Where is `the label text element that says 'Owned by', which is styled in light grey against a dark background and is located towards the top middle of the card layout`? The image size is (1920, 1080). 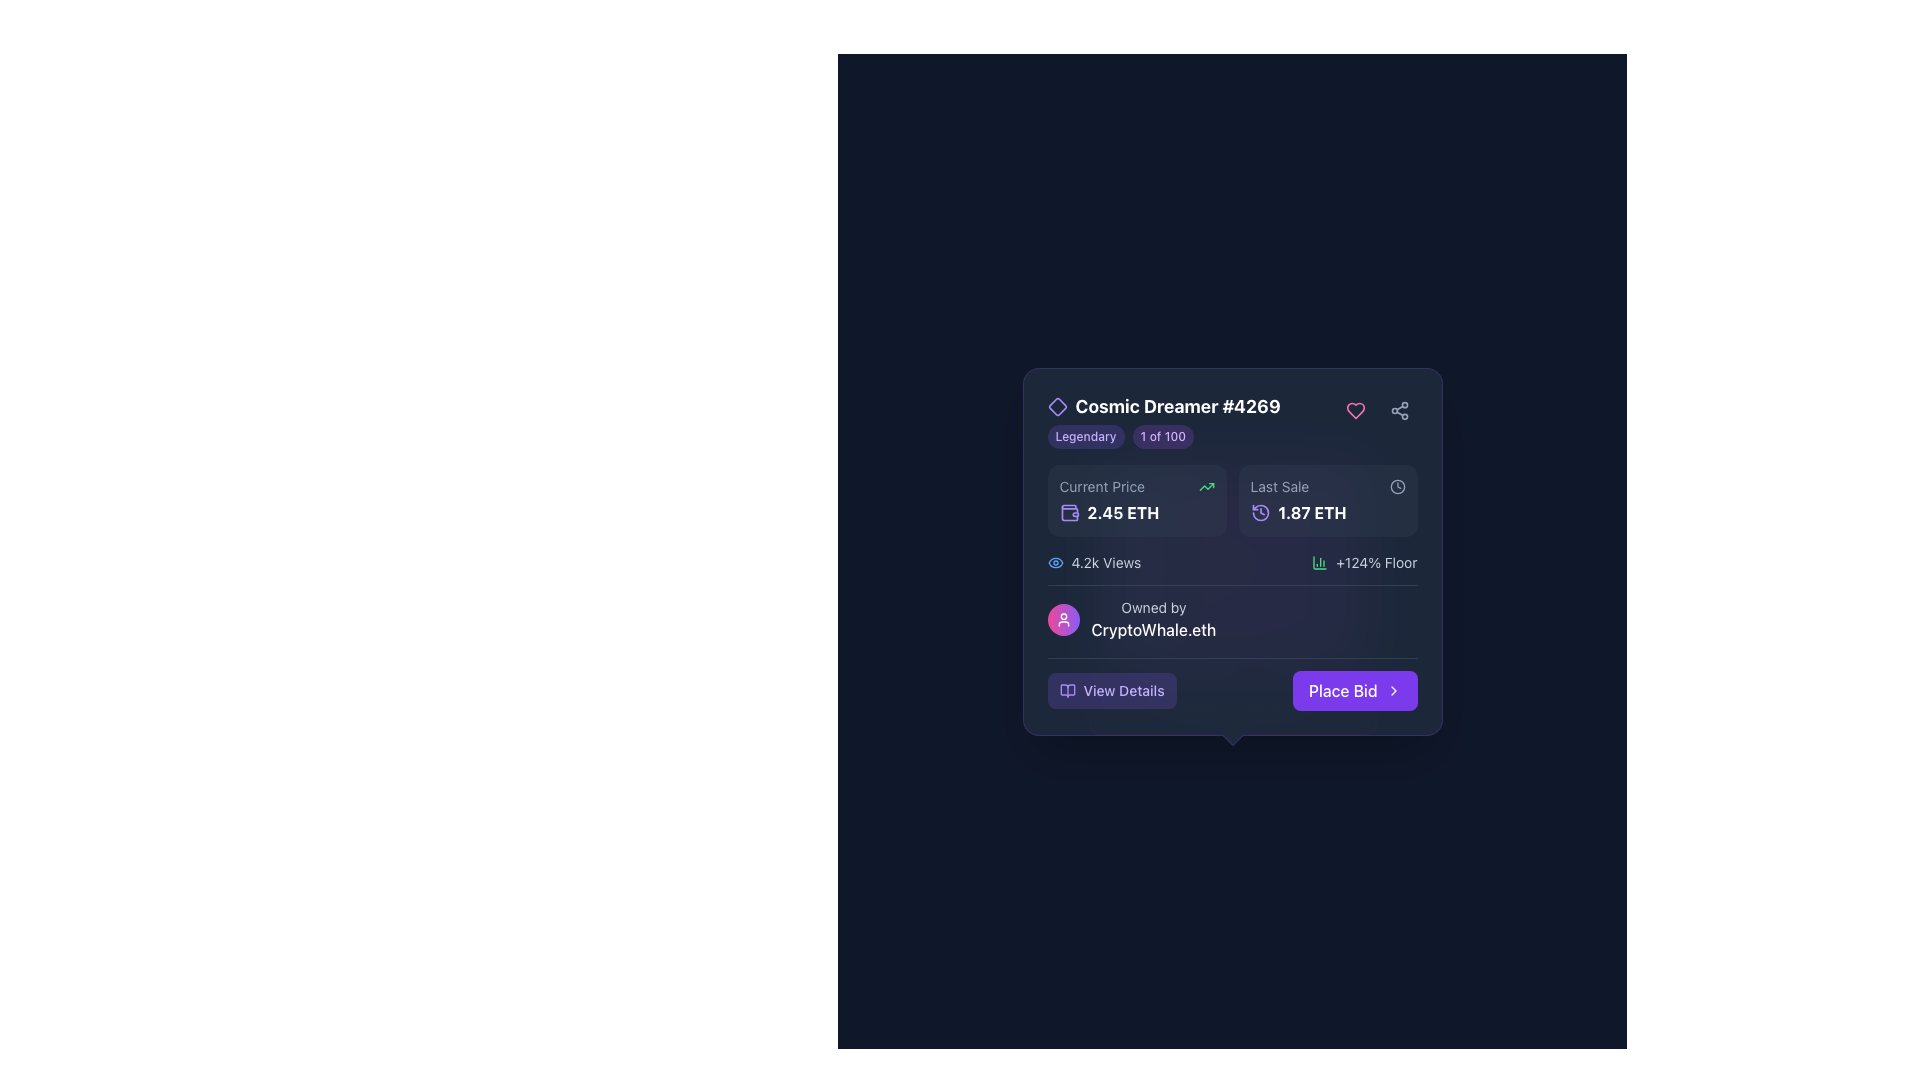 the label text element that says 'Owned by', which is styled in light grey against a dark background and is located towards the top middle of the card layout is located at coordinates (1153, 607).